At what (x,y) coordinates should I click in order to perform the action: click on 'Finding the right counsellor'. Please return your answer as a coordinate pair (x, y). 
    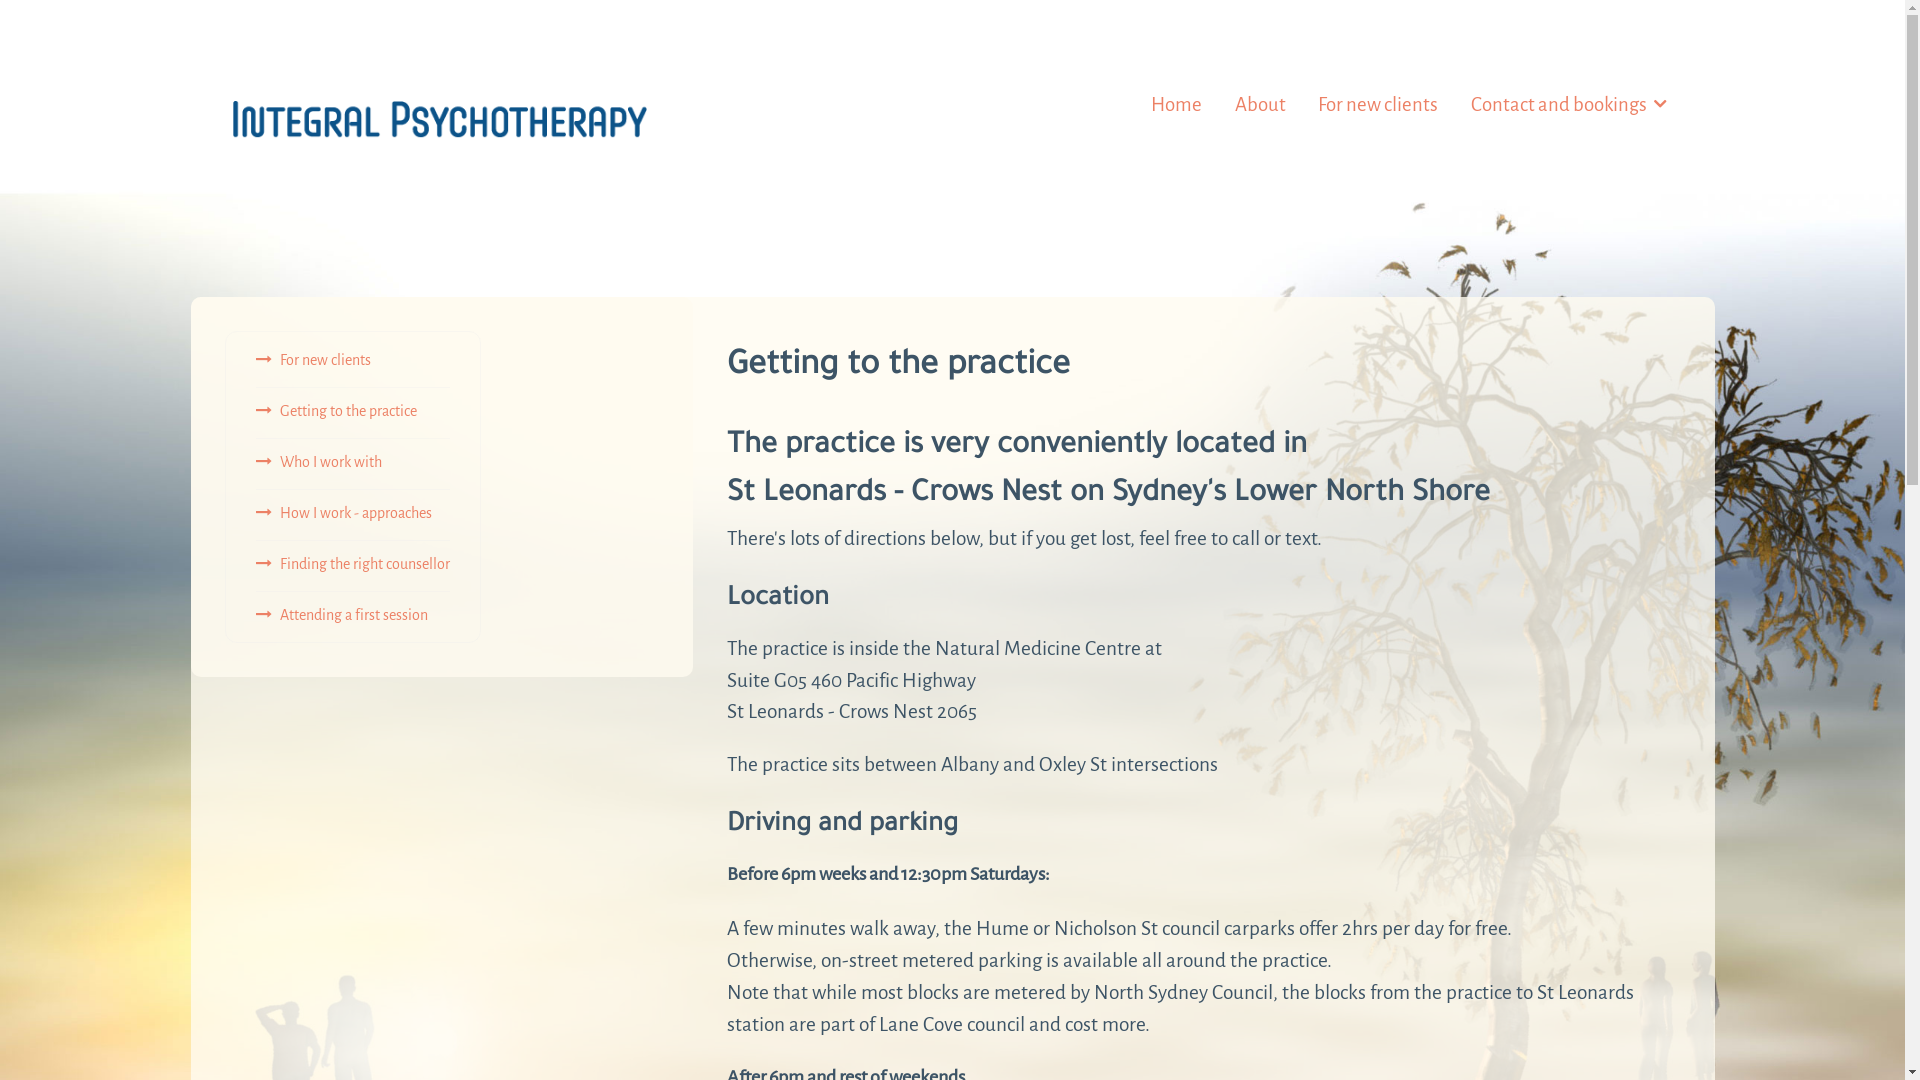
    Looking at the image, I should click on (353, 563).